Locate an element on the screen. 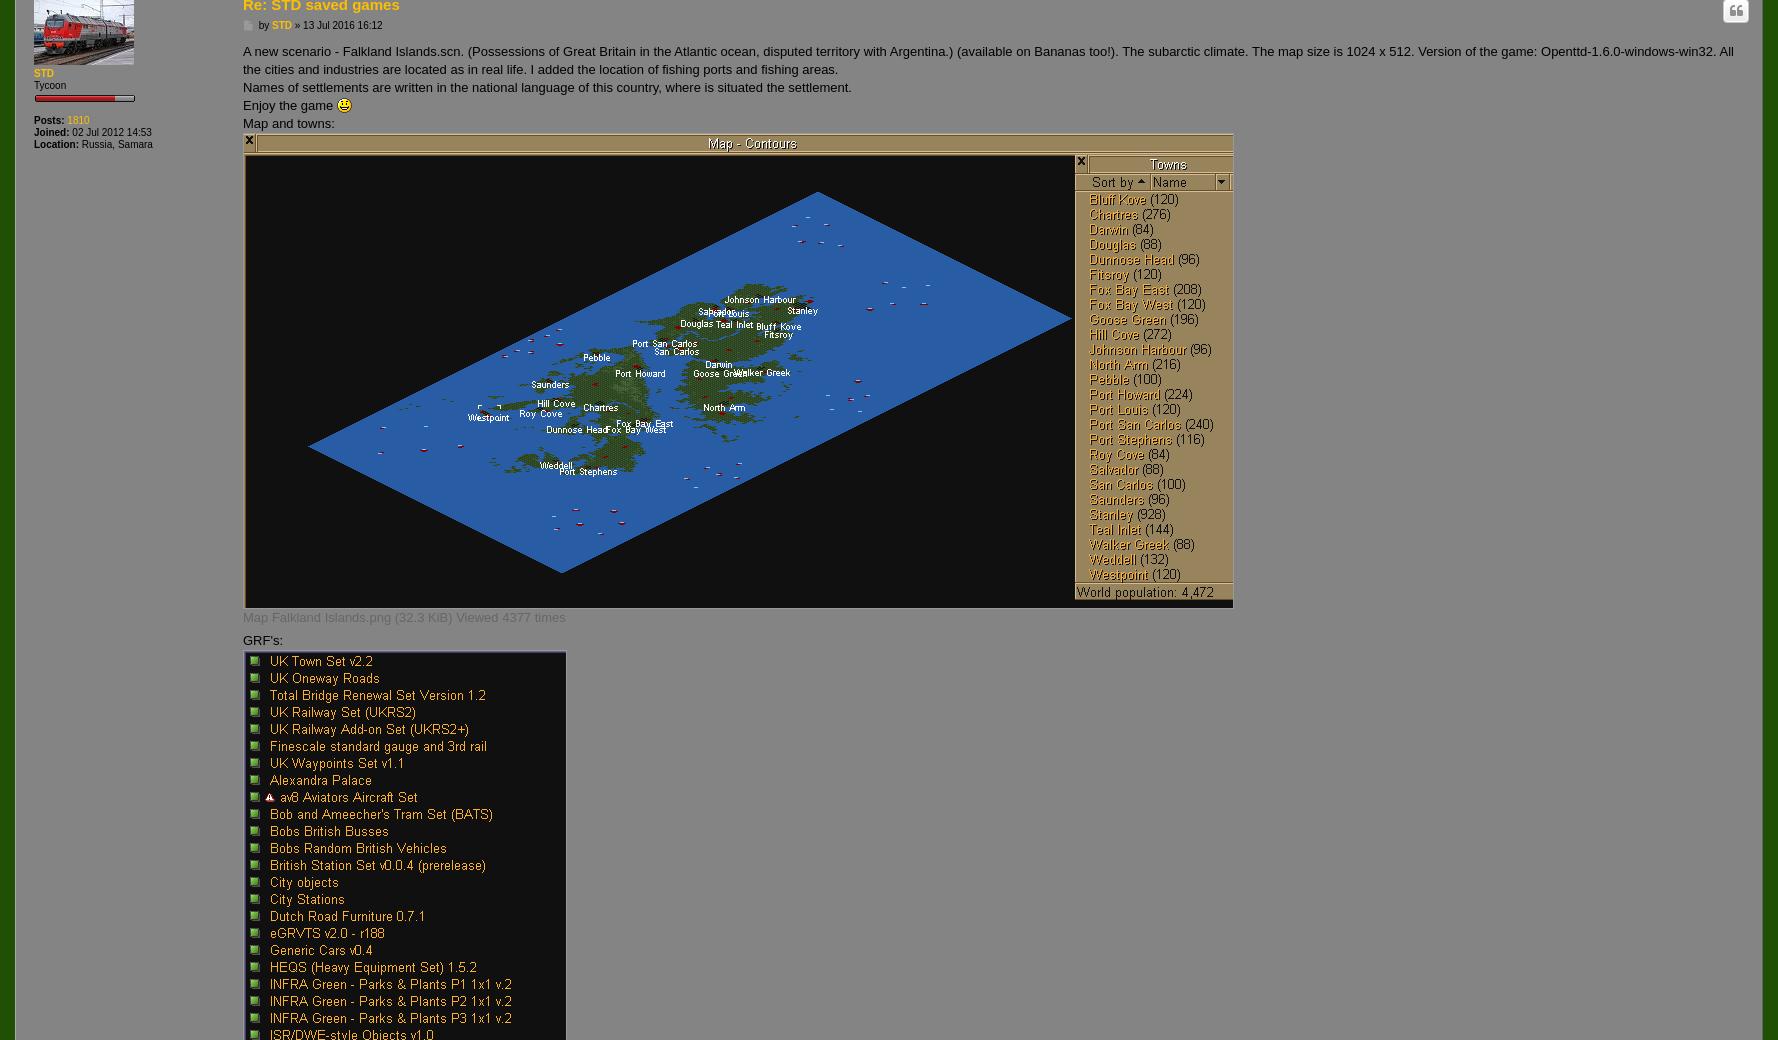 The image size is (1778, 1040). 'Joined:' is located at coordinates (51, 132).